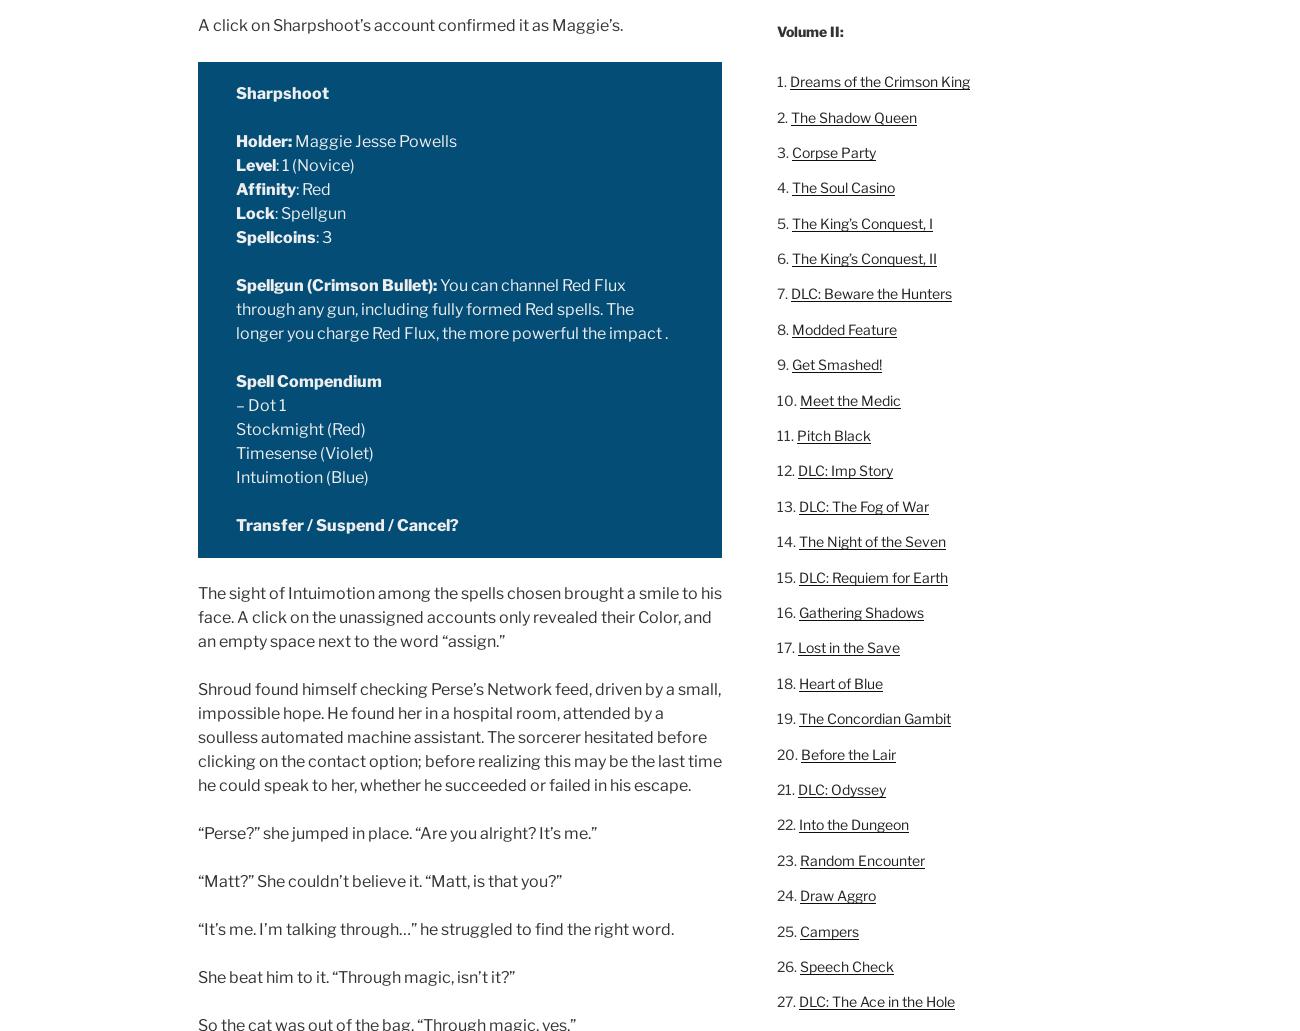 The width and height of the screenshot is (1300, 1031). I want to click on 'Get Smashed!', so click(836, 363).